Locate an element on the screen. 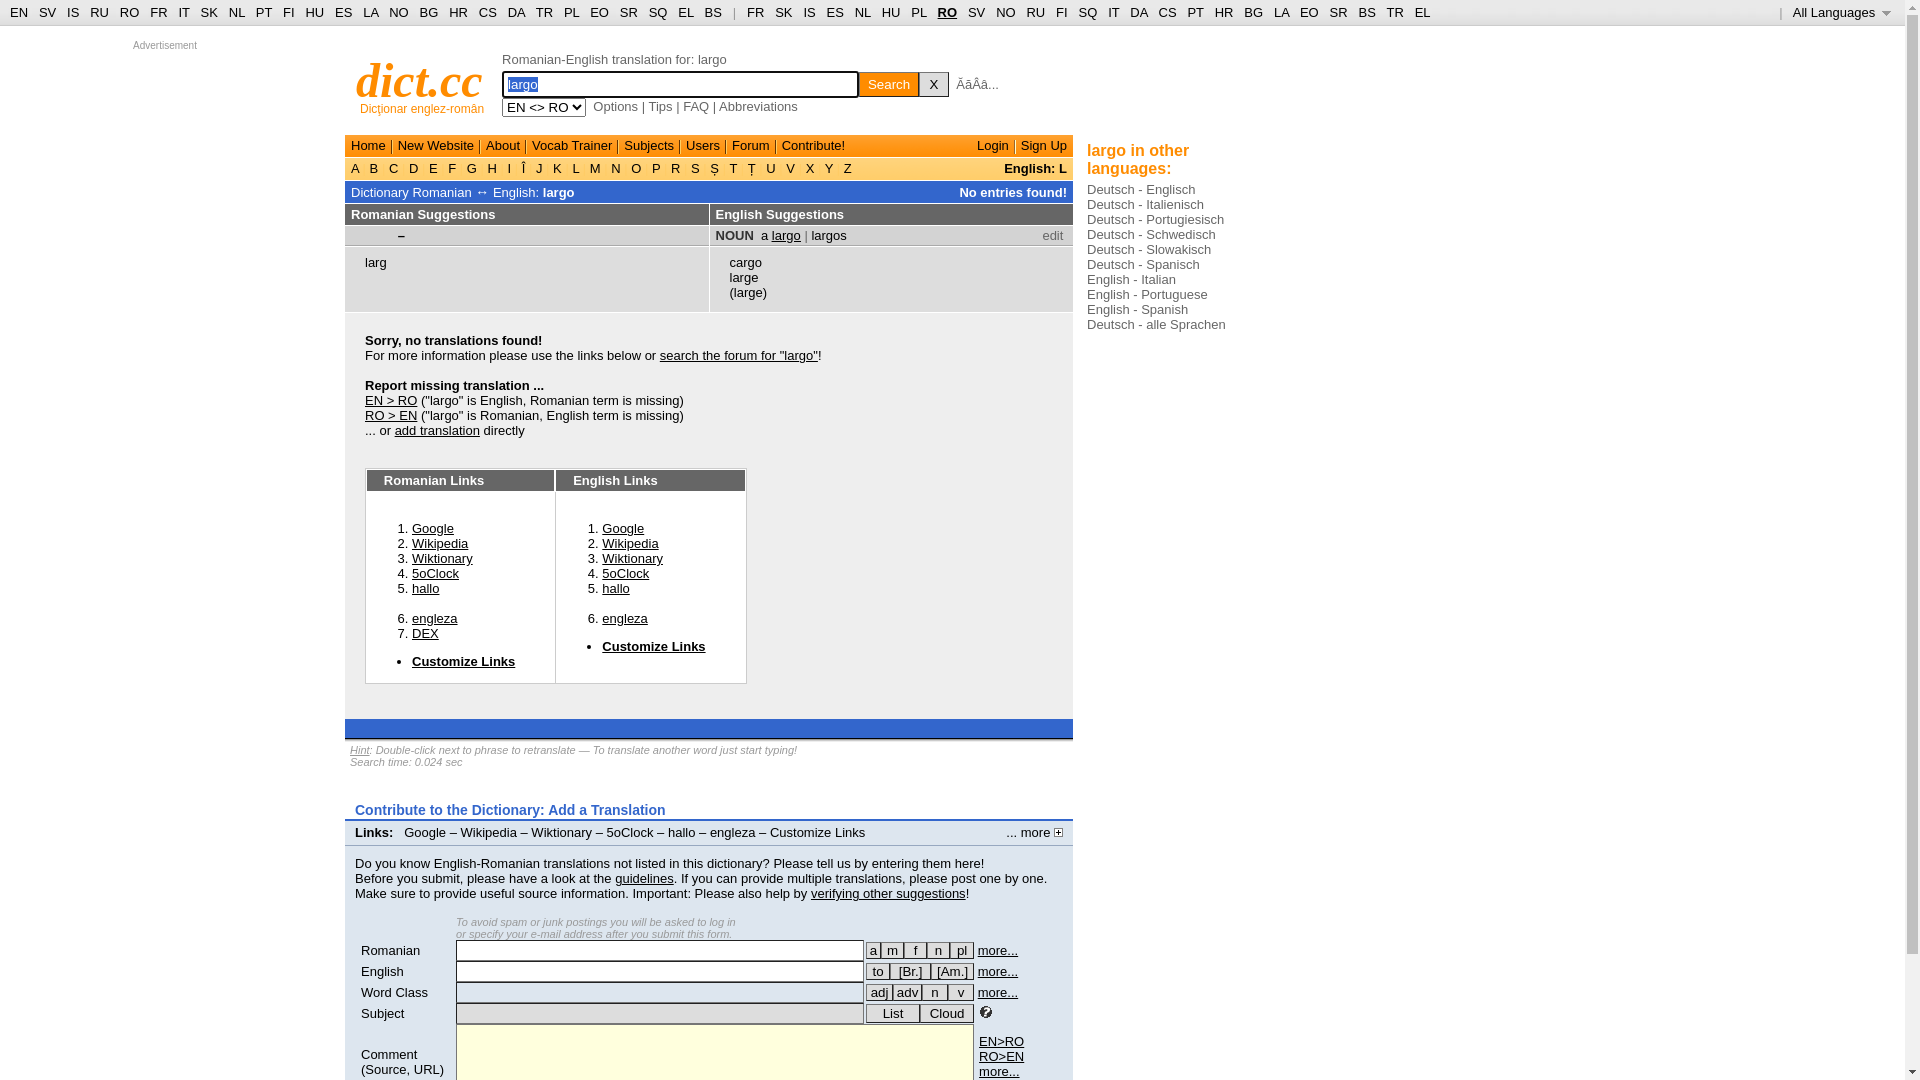 This screenshot has width=1920, height=1080. 'DA' is located at coordinates (1138, 12).